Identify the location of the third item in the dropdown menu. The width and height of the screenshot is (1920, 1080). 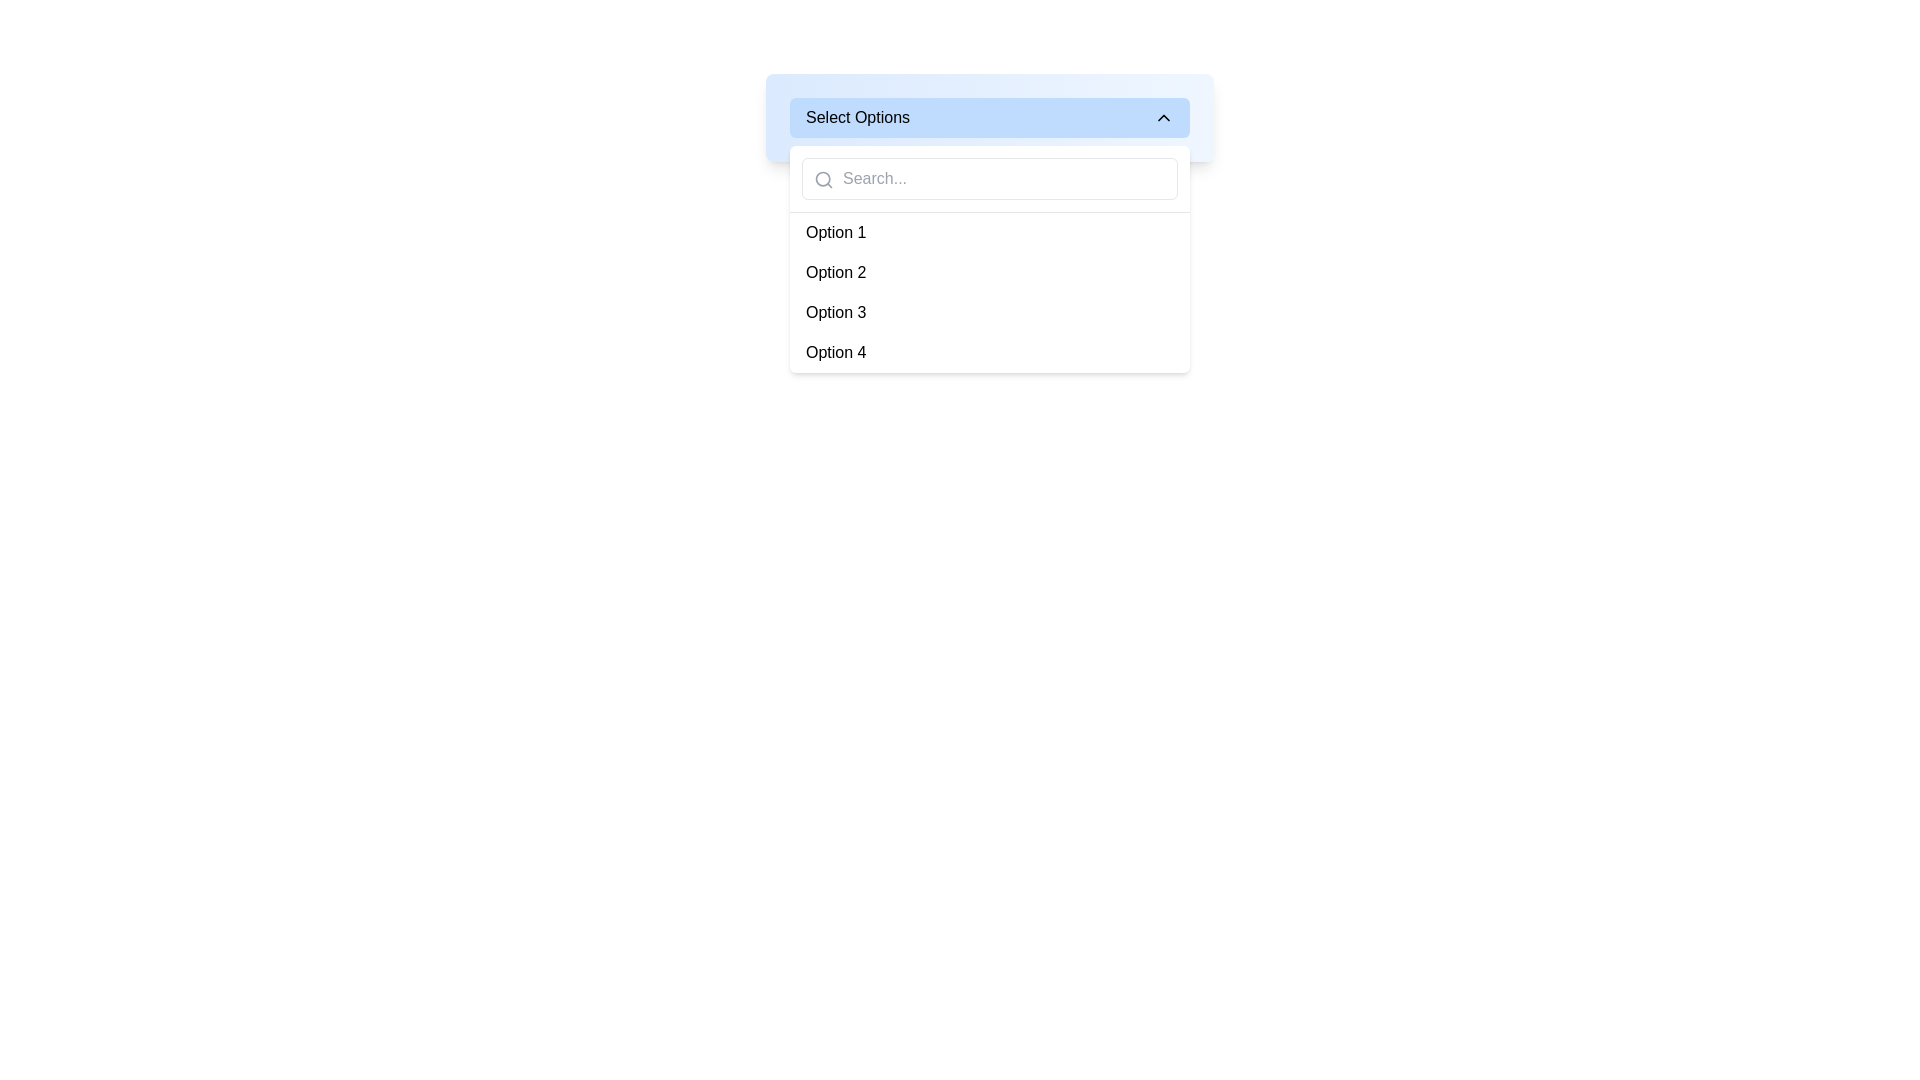
(989, 312).